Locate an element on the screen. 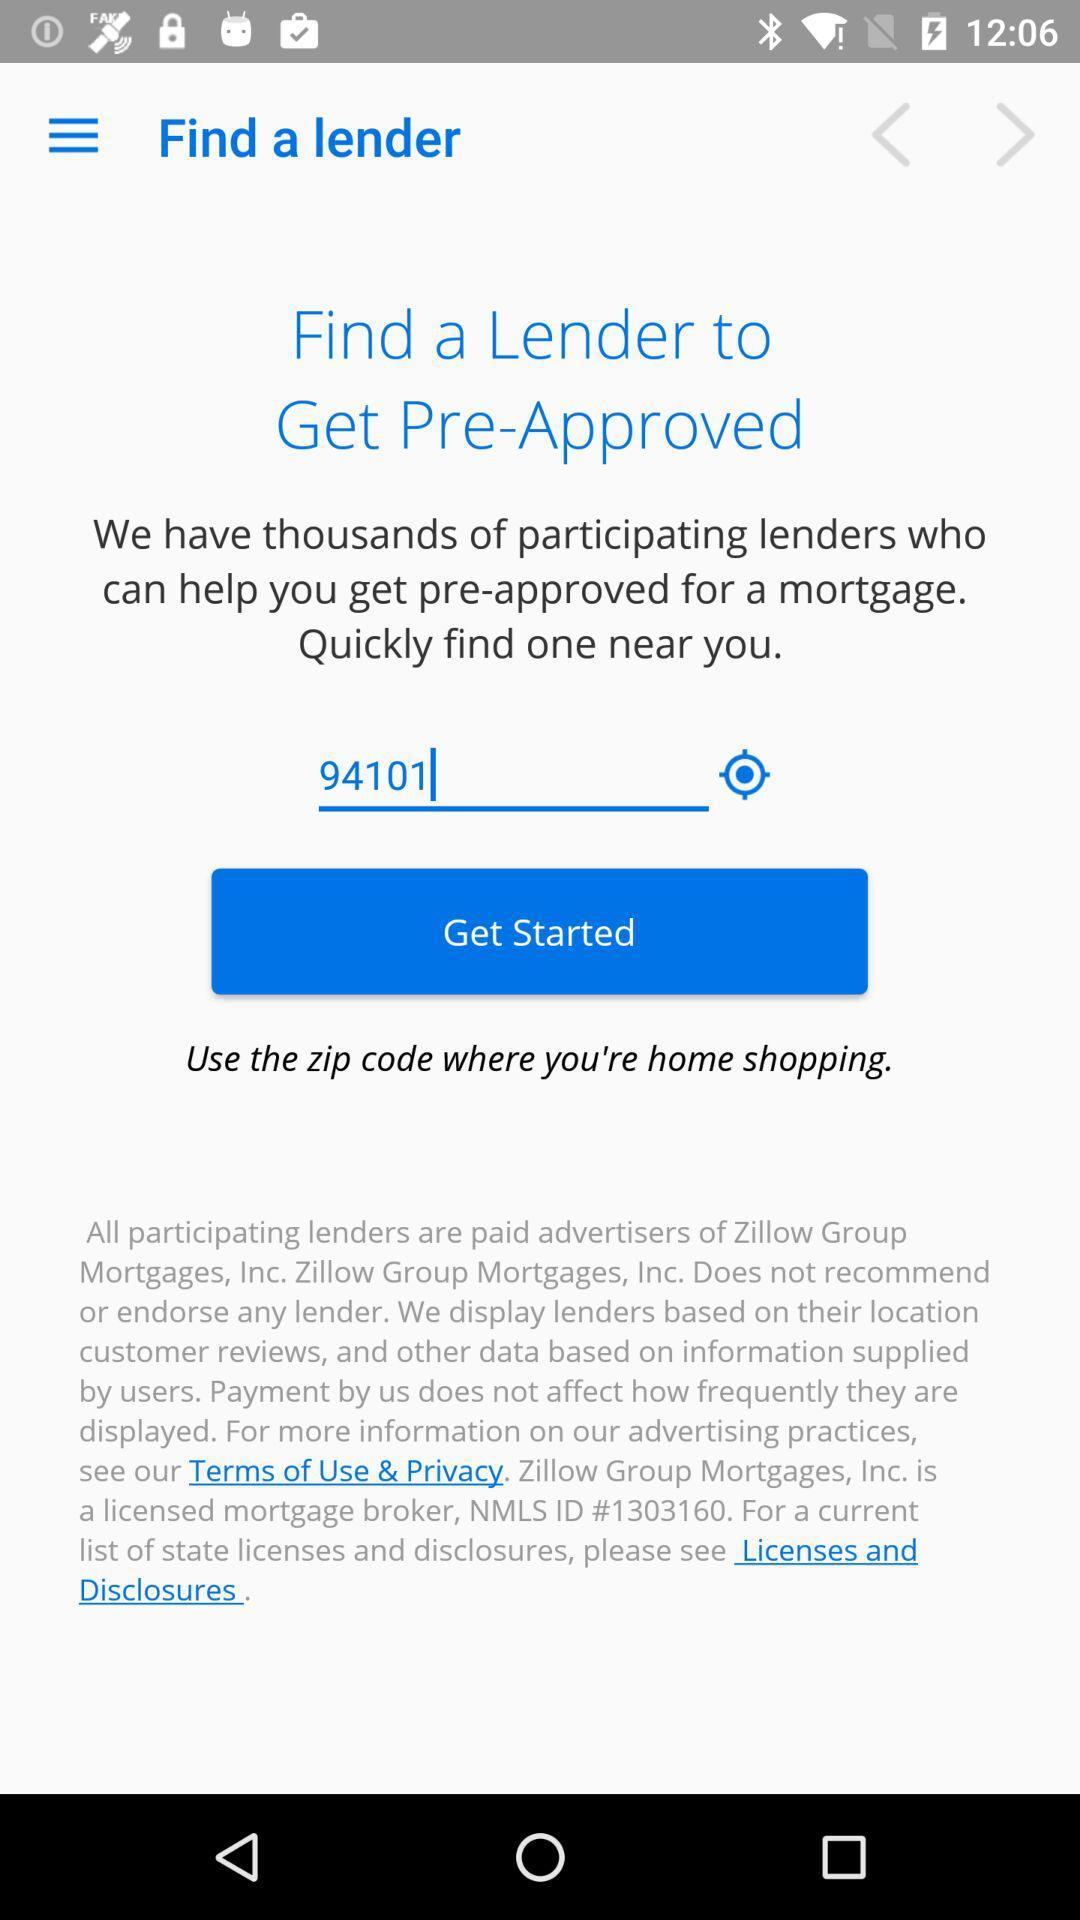 The image size is (1080, 1920). item next to 94101 icon is located at coordinates (745, 774).